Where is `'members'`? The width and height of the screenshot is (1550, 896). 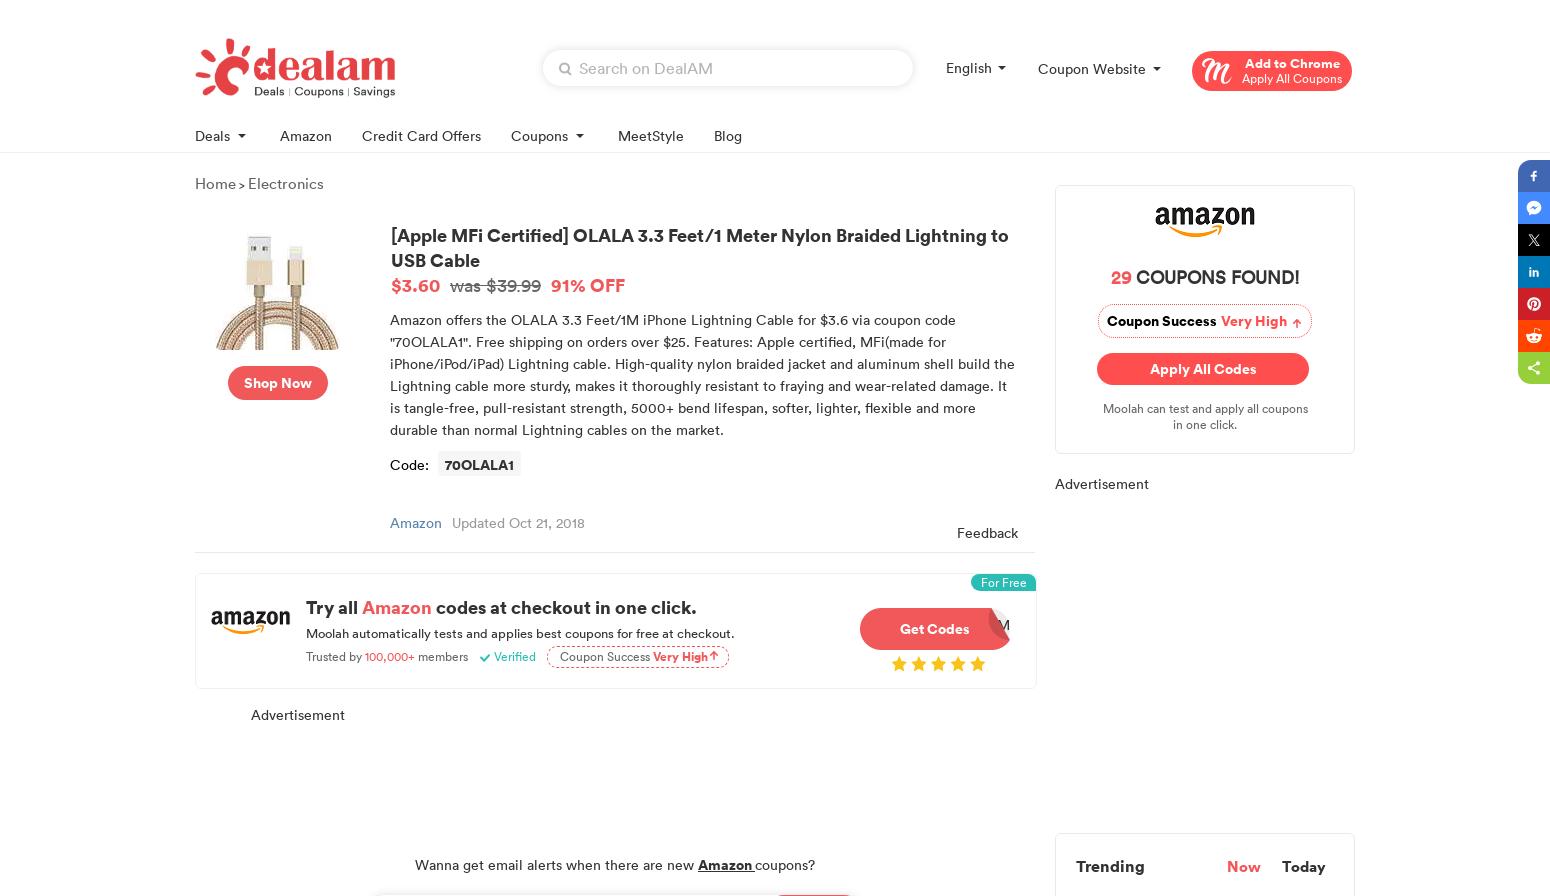
'members' is located at coordinates (442, 655).